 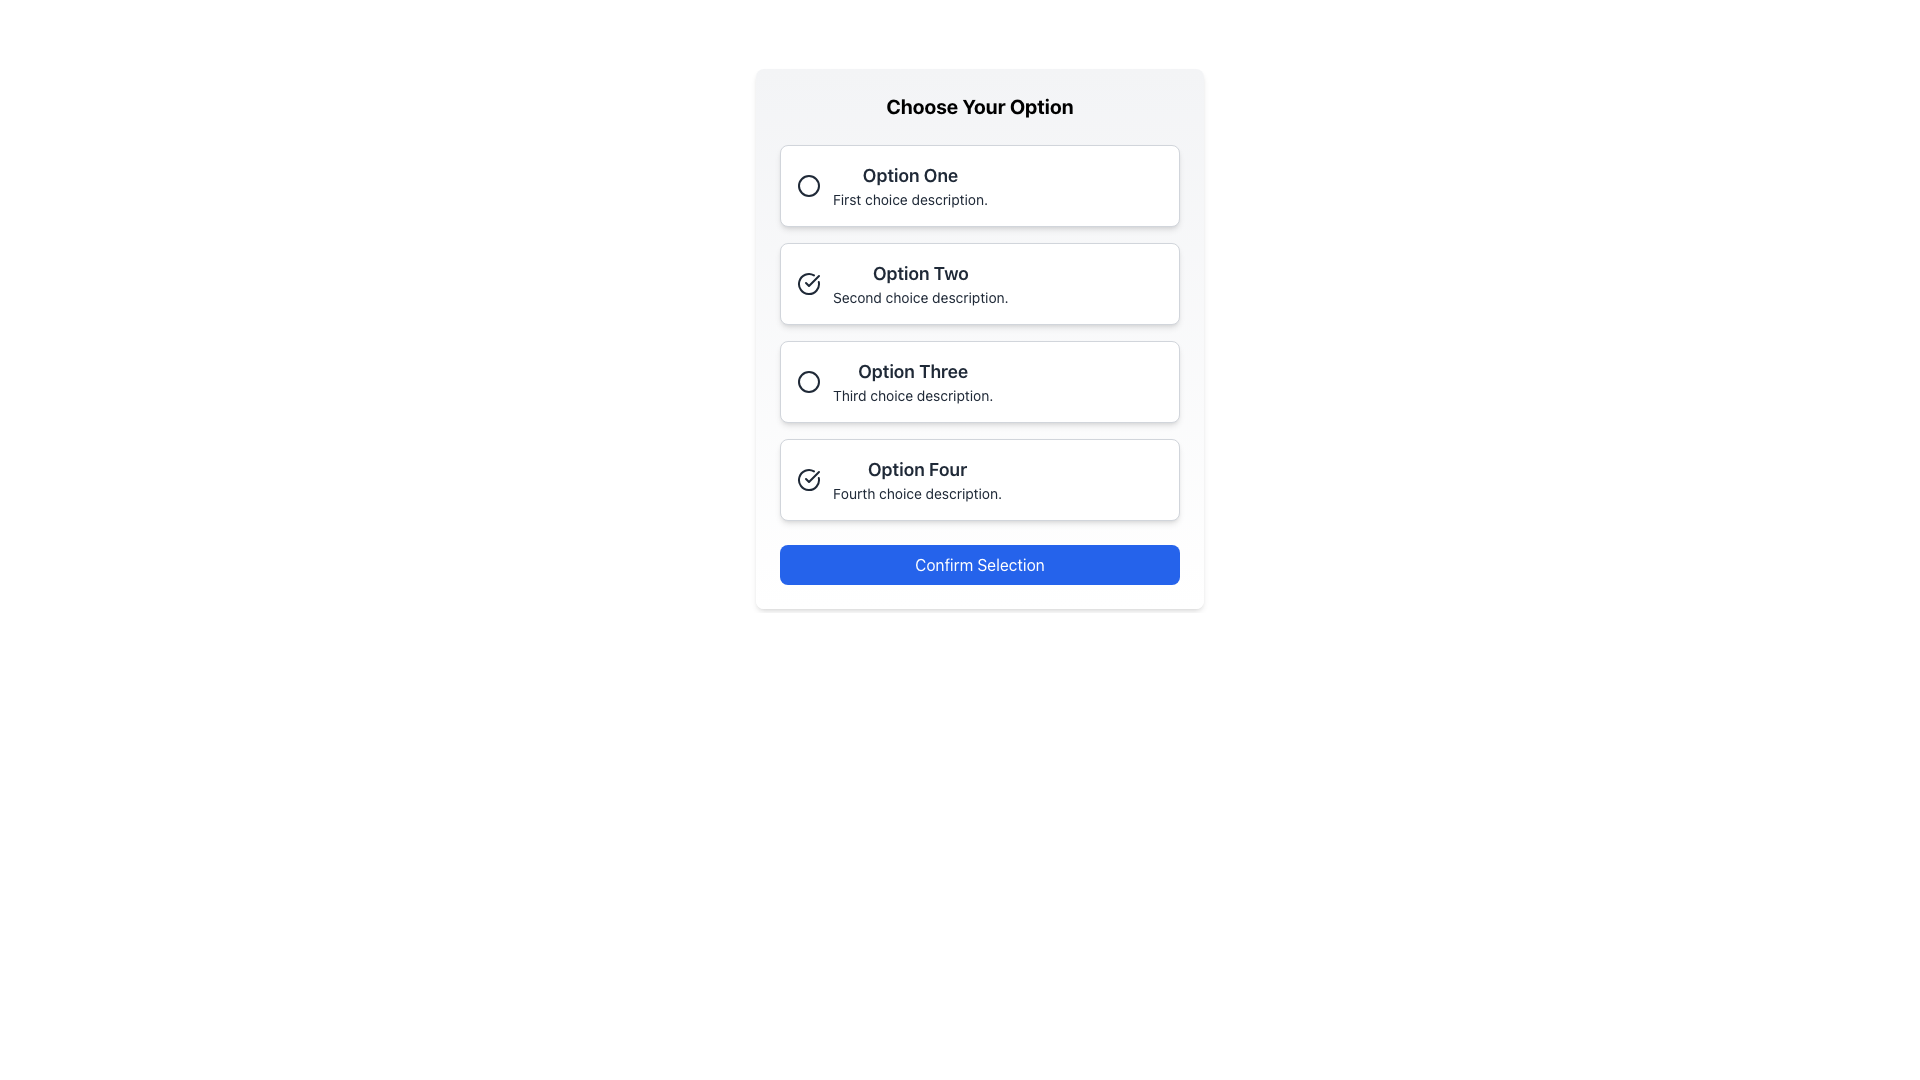 I want to click on the selectable option titled 'Option Three' with the description 'Third choice description.' located in the third position of the list under the header 'Choose Your Option', so click(x=911, y=381).